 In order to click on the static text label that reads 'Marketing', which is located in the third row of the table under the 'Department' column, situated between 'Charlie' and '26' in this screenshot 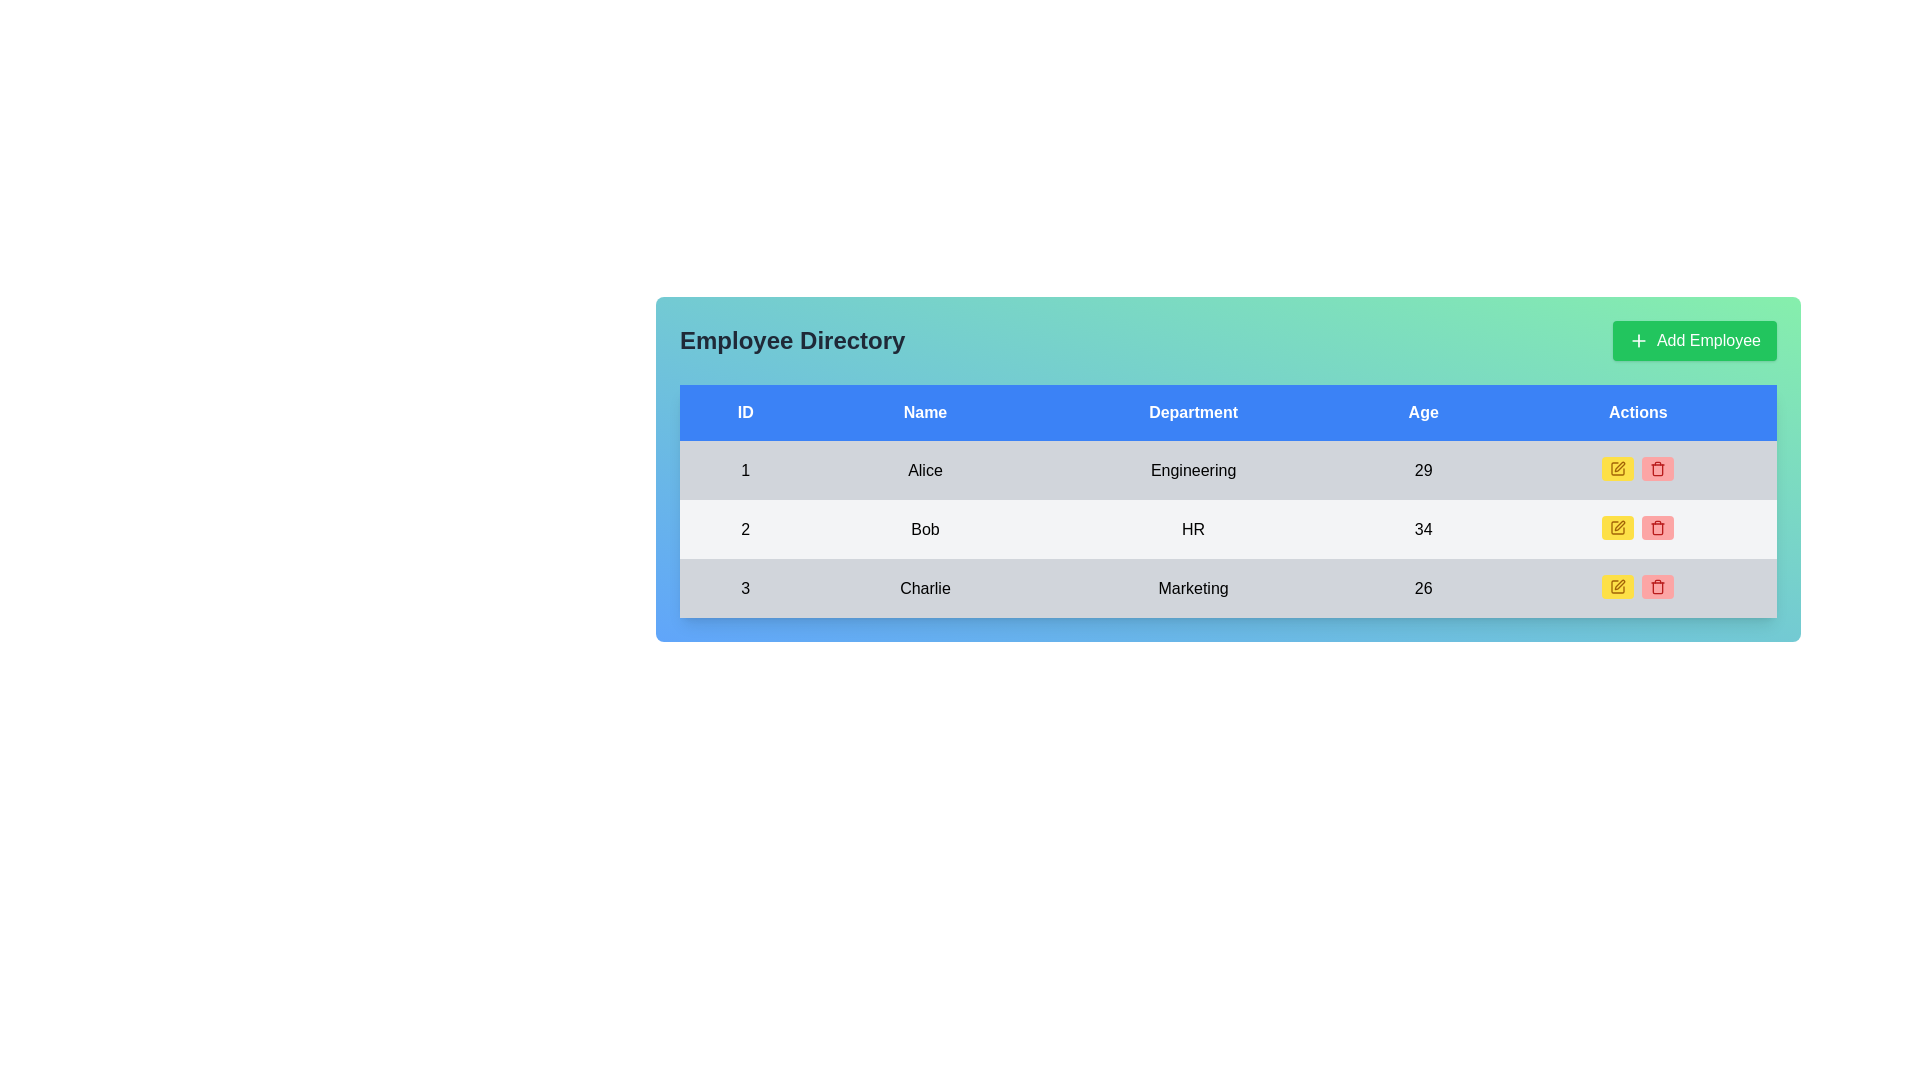, I will do `click(1193, 587)`.